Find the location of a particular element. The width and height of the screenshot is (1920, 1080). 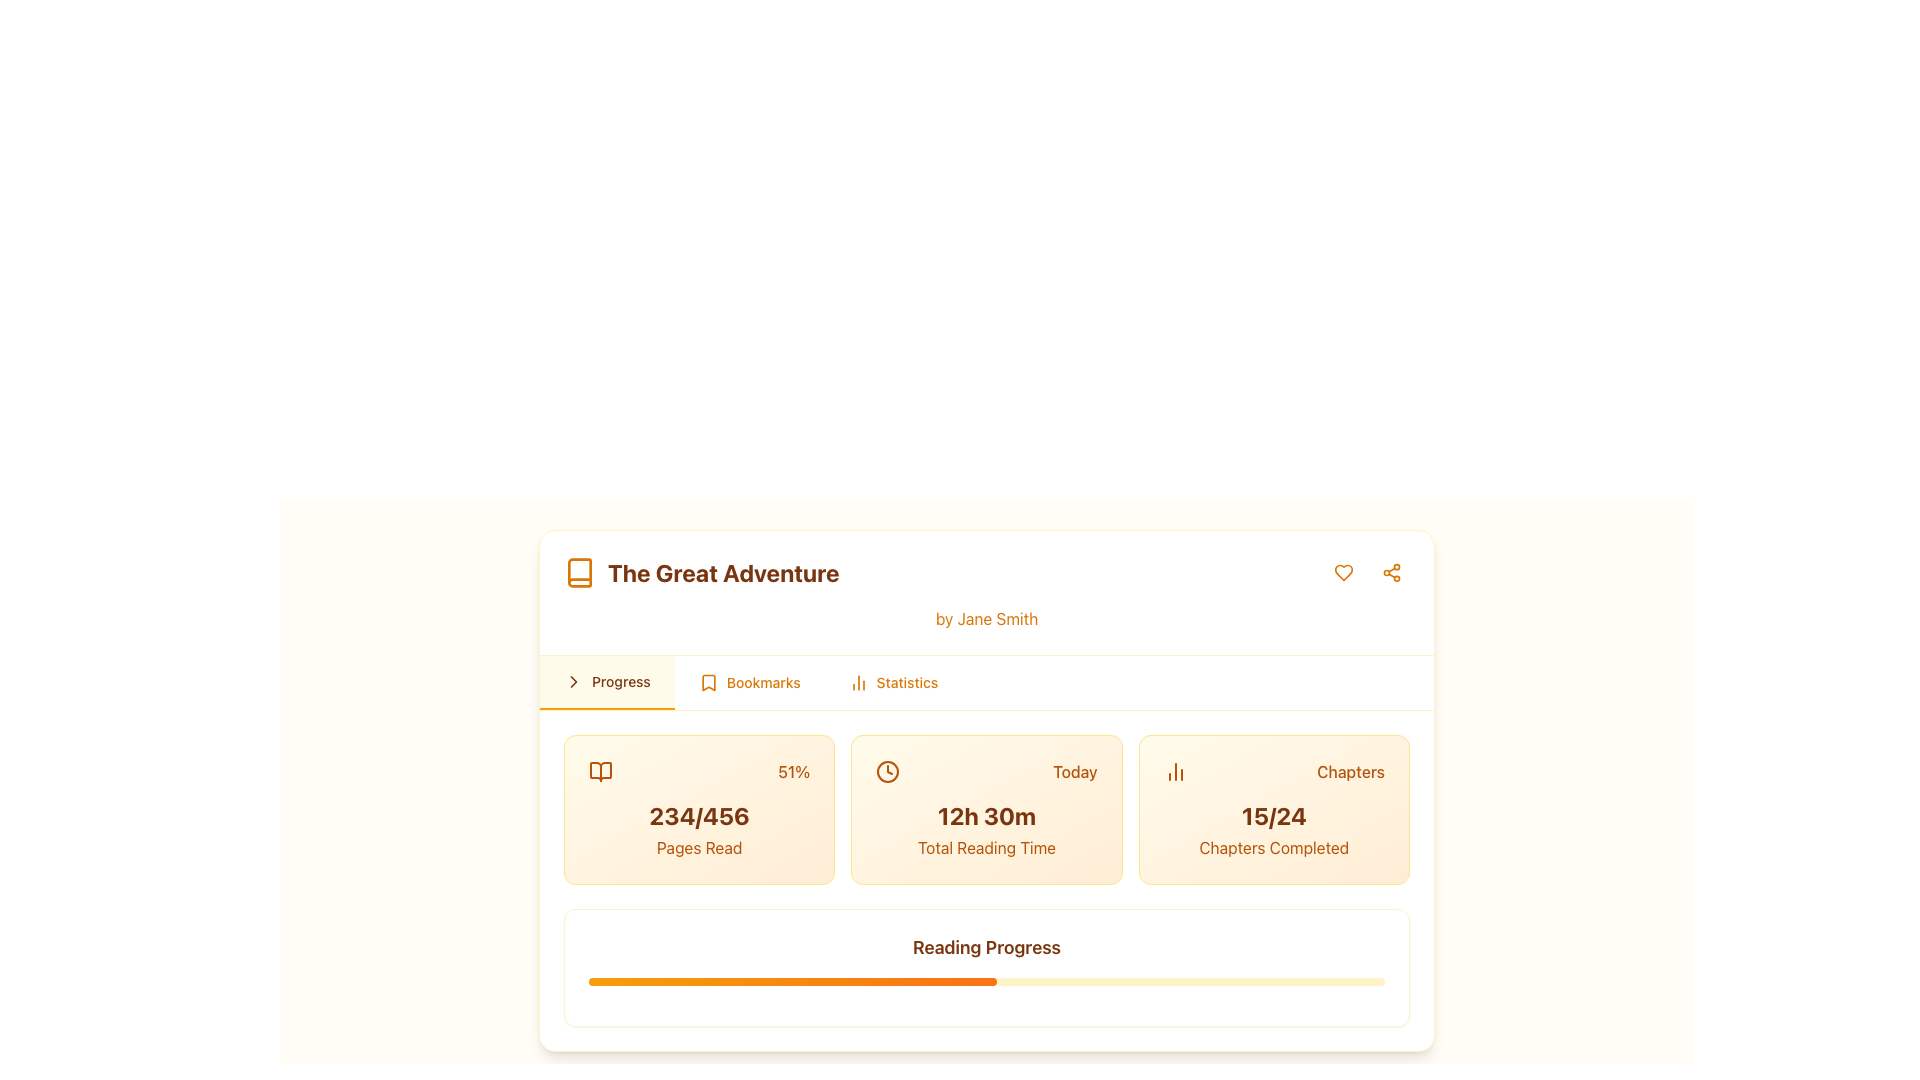

the 'Reading Progress' title or the progress bar to interact with it, as it has interactive functionality is located at coordinates (987, 959).